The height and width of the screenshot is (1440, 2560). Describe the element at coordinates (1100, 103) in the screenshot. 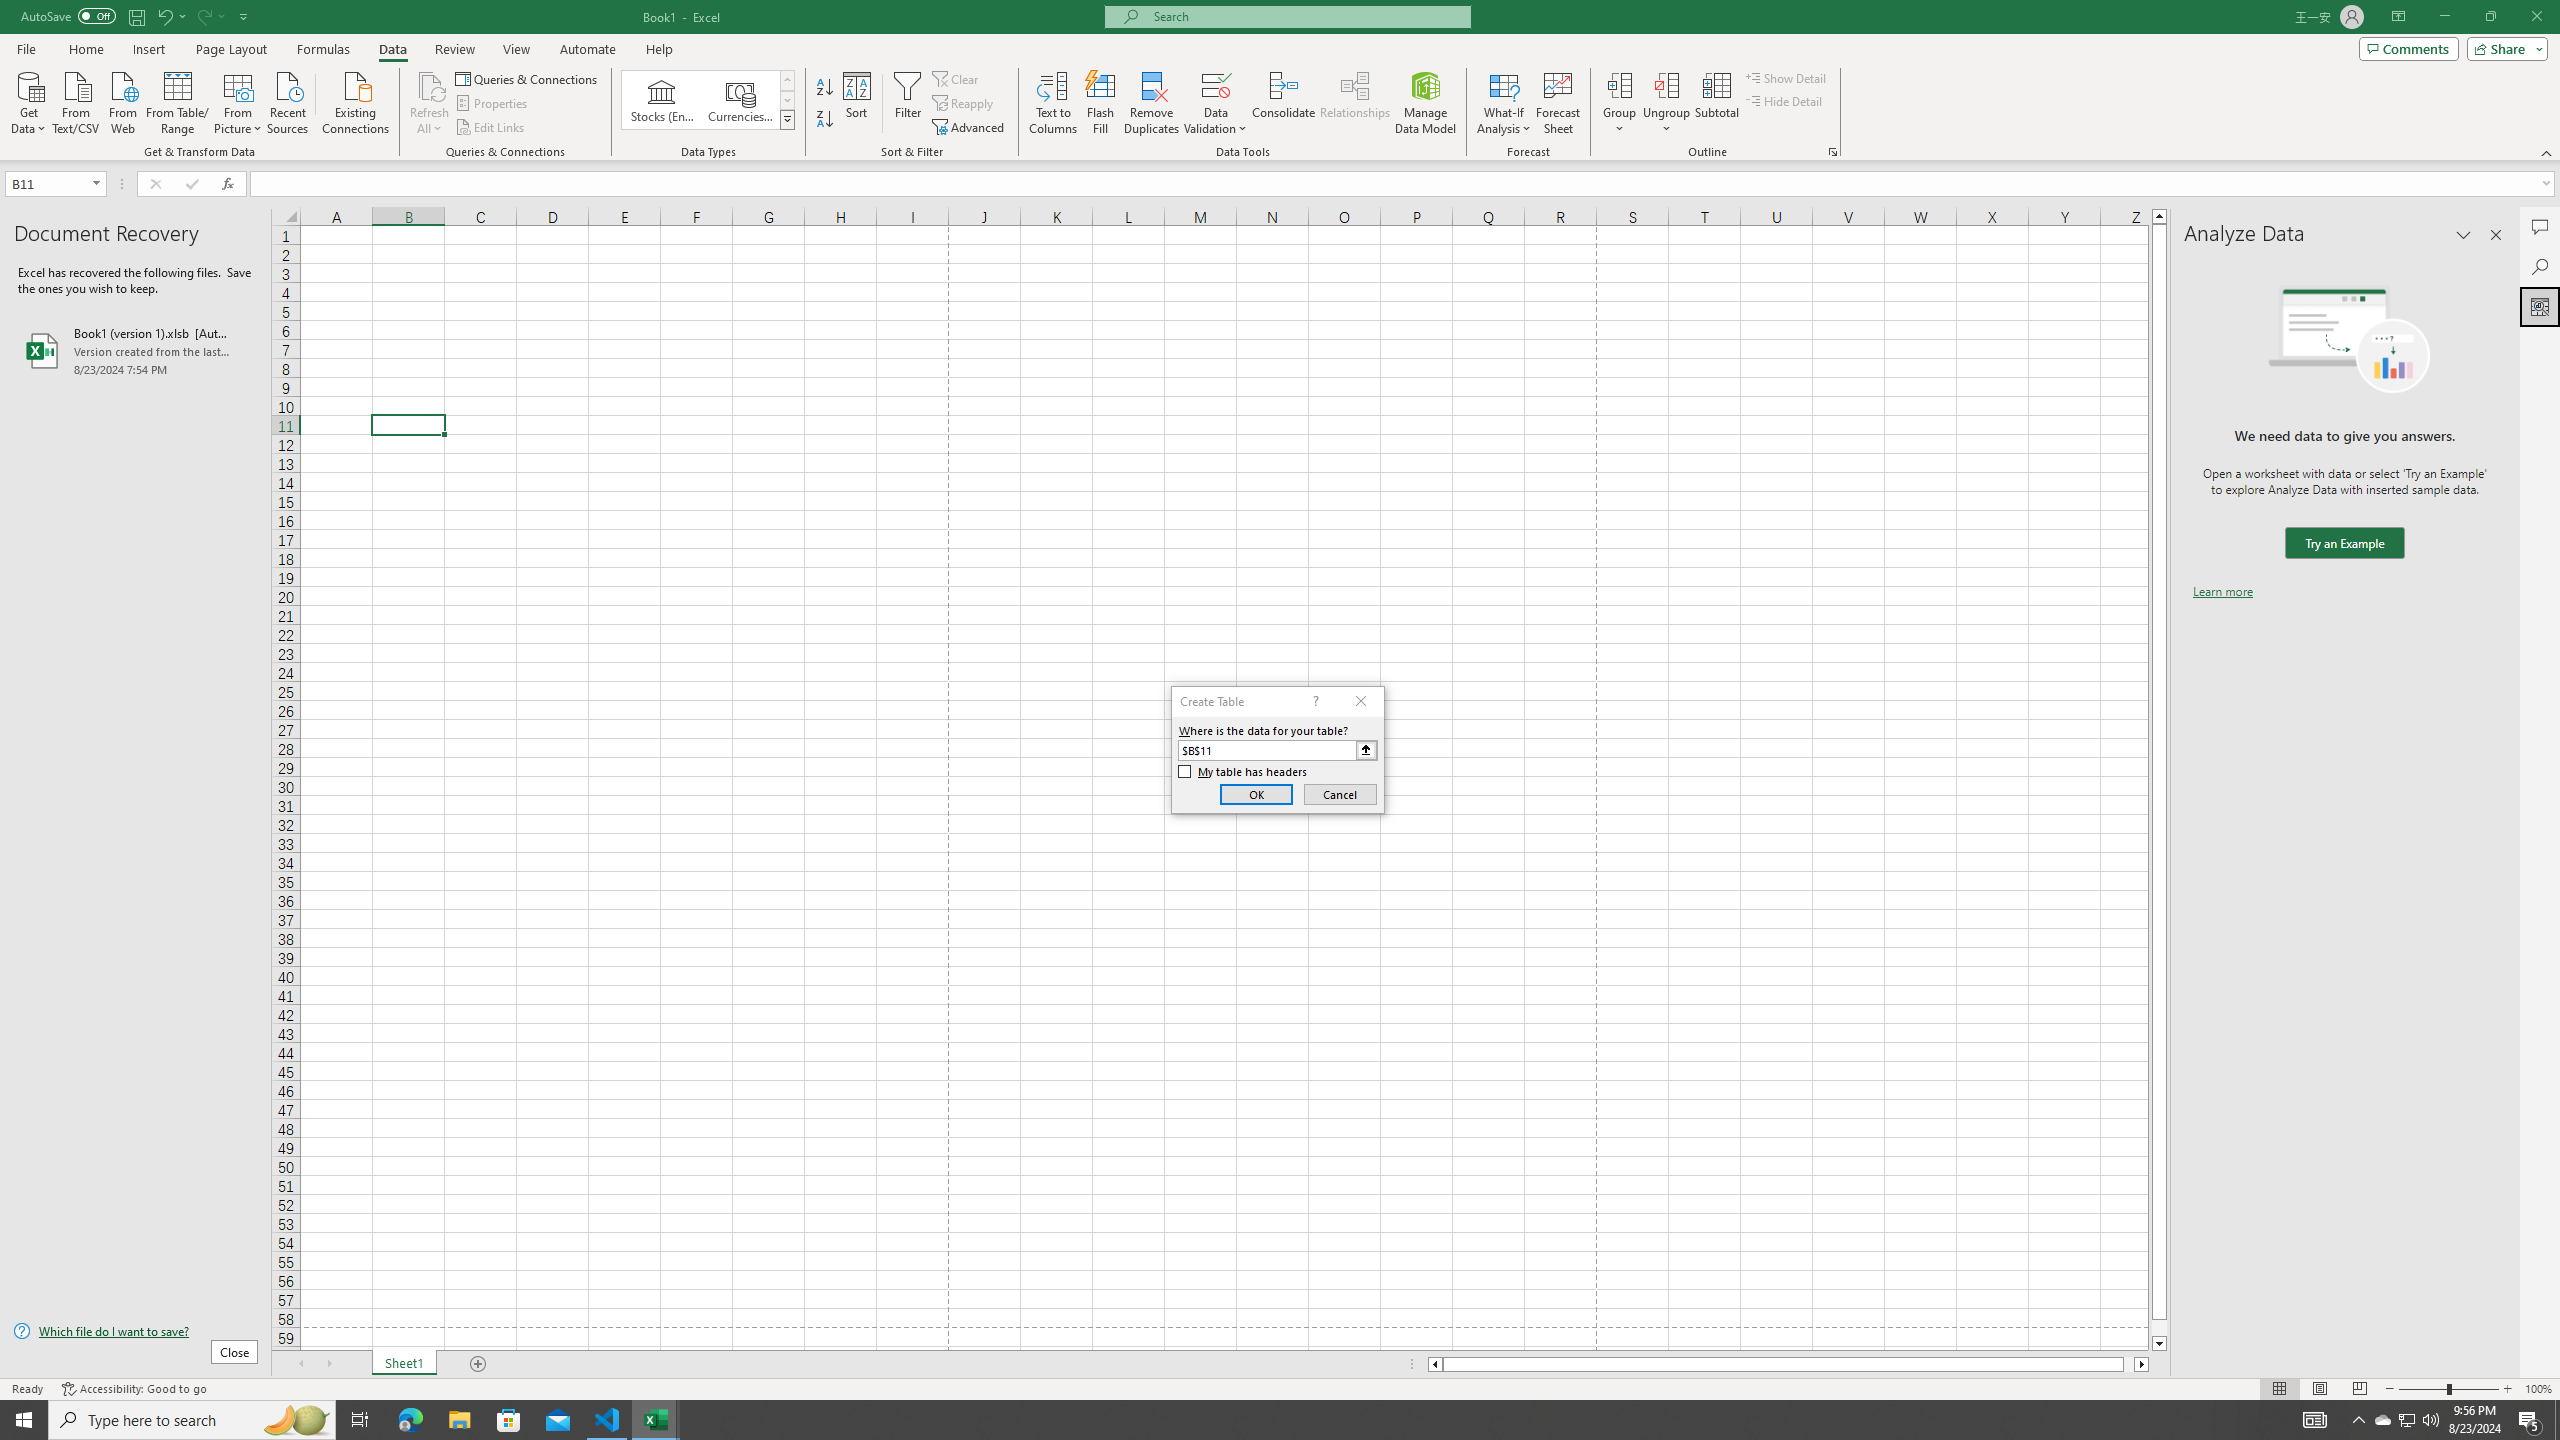

I see `'Flash Fill'` at that location.